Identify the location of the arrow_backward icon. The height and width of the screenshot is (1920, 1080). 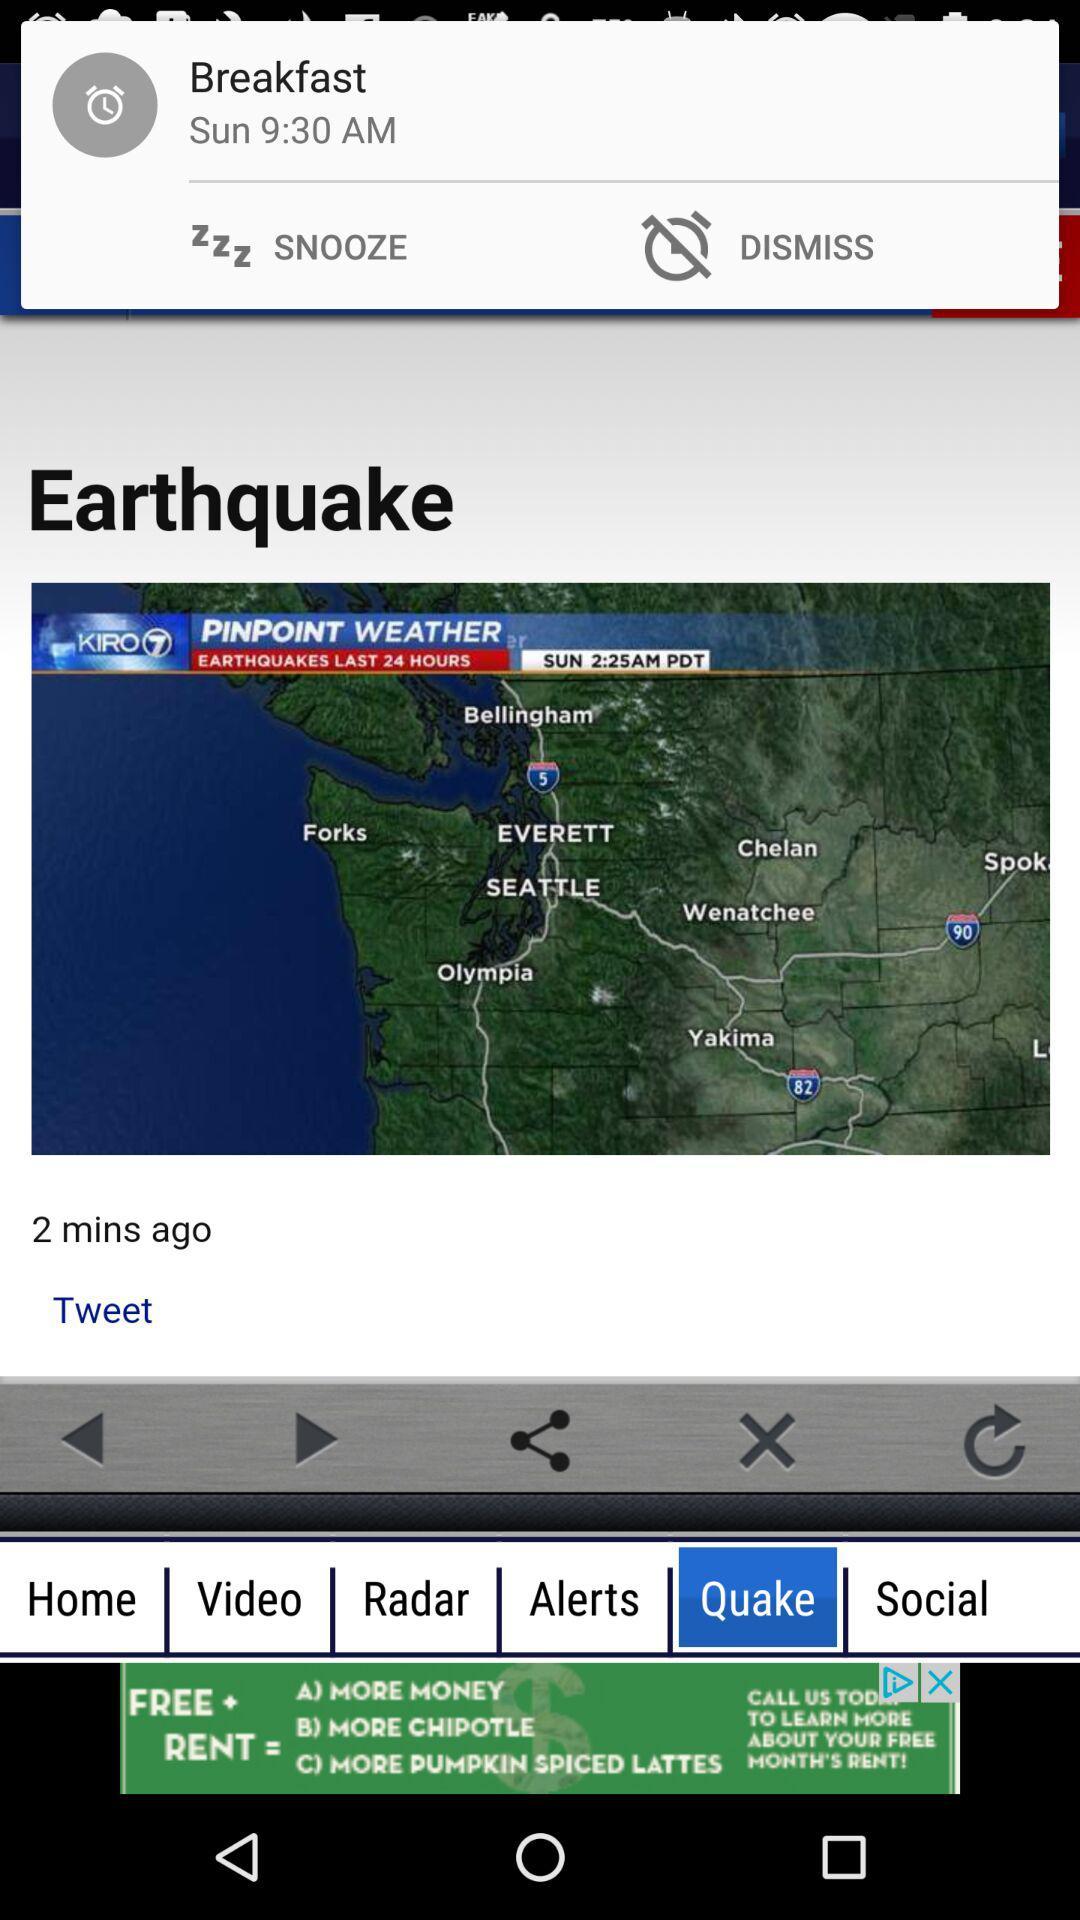
(84, 1440).